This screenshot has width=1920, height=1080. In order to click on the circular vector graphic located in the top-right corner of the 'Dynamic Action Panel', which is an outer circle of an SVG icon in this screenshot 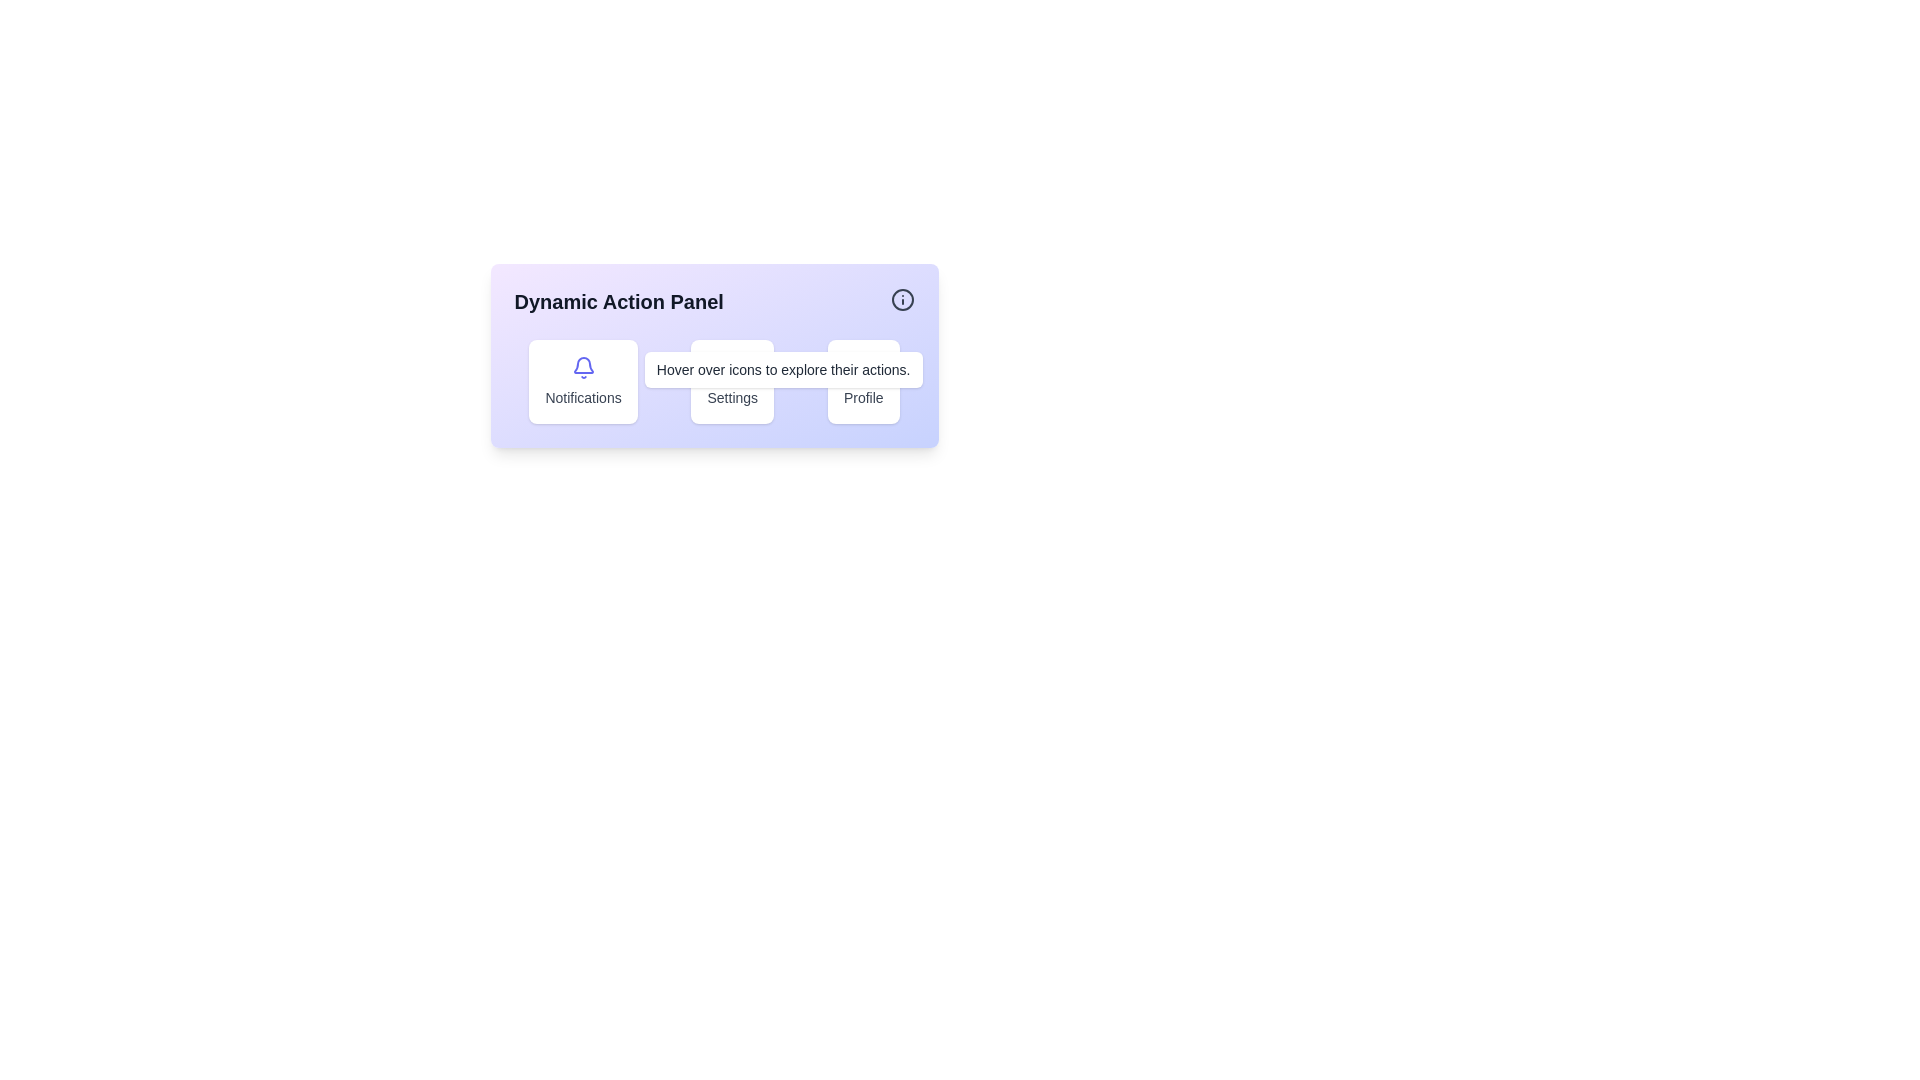, I will do `click(901, 300)`.